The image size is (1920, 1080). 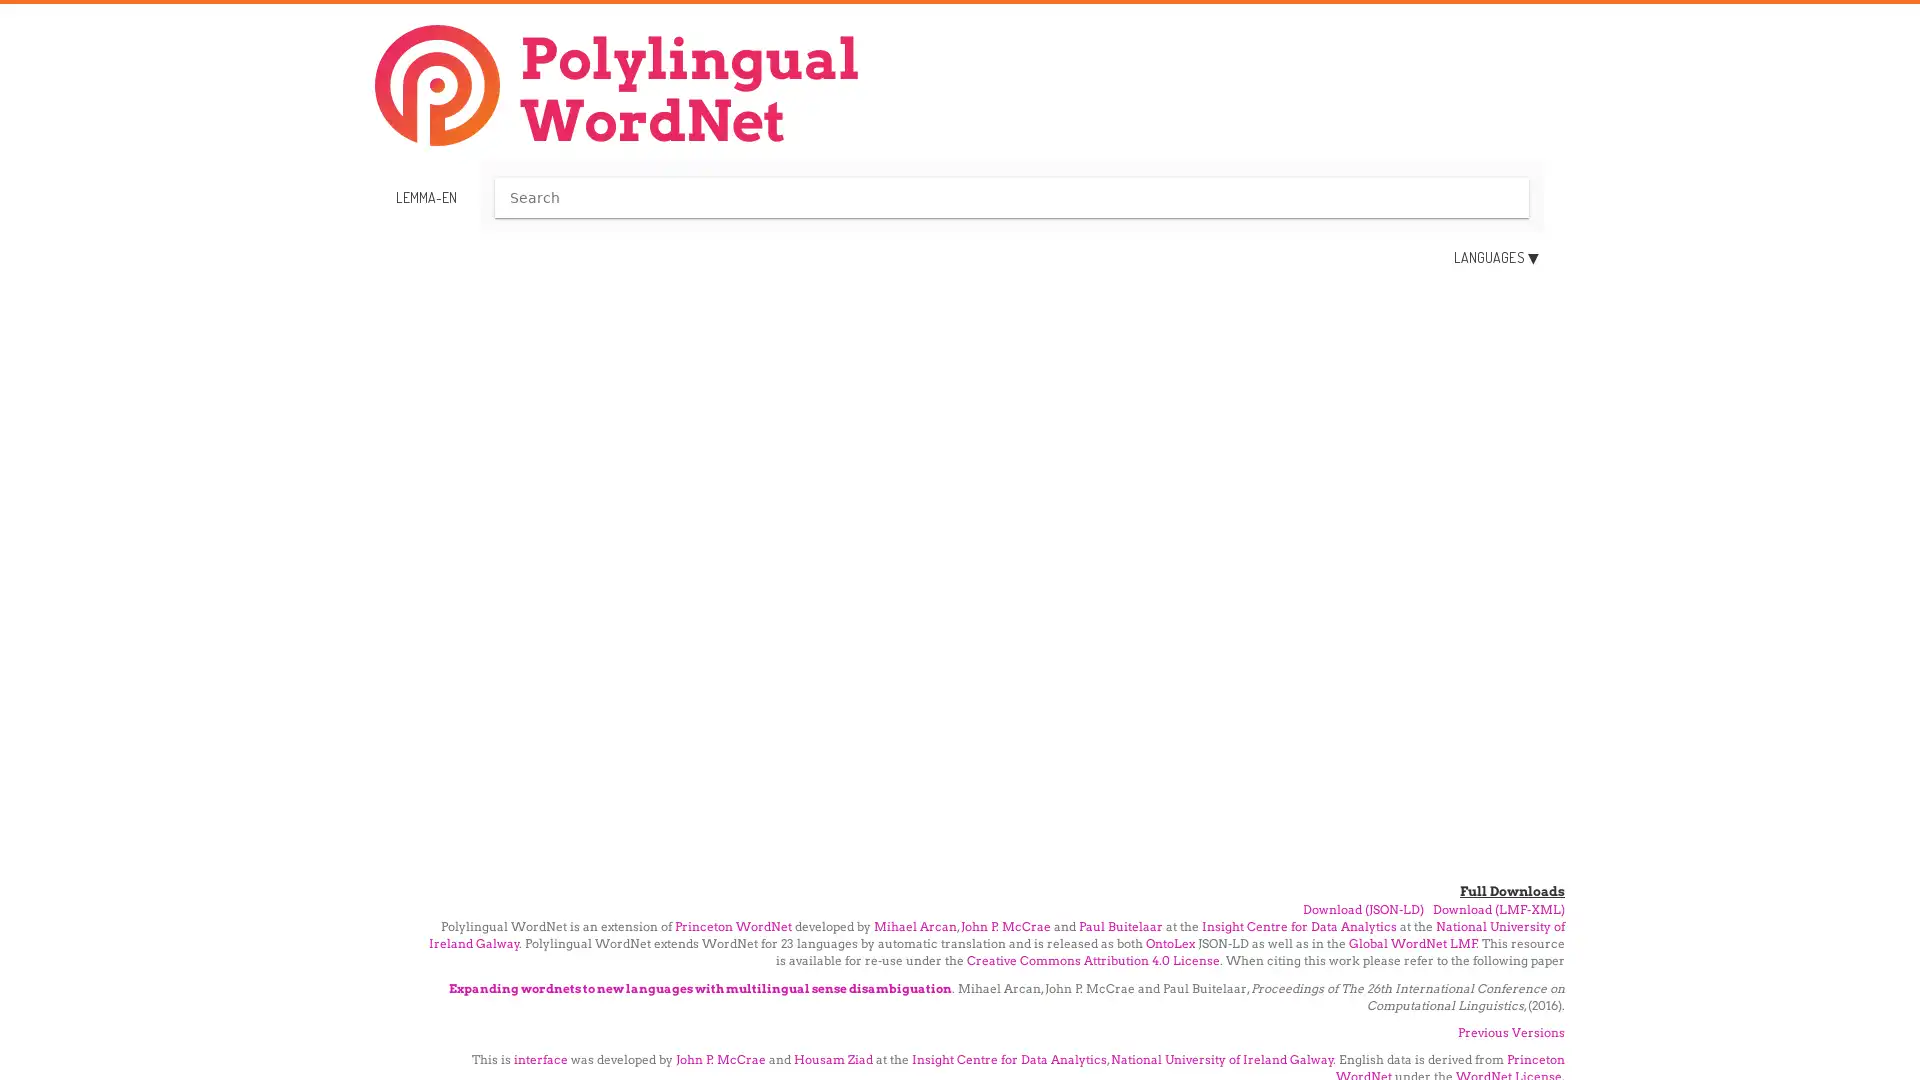 What do you see at coordinates (1391, 461) in the screenshot?
I see `SELECT ALL` at bounding box center [1391, 461].